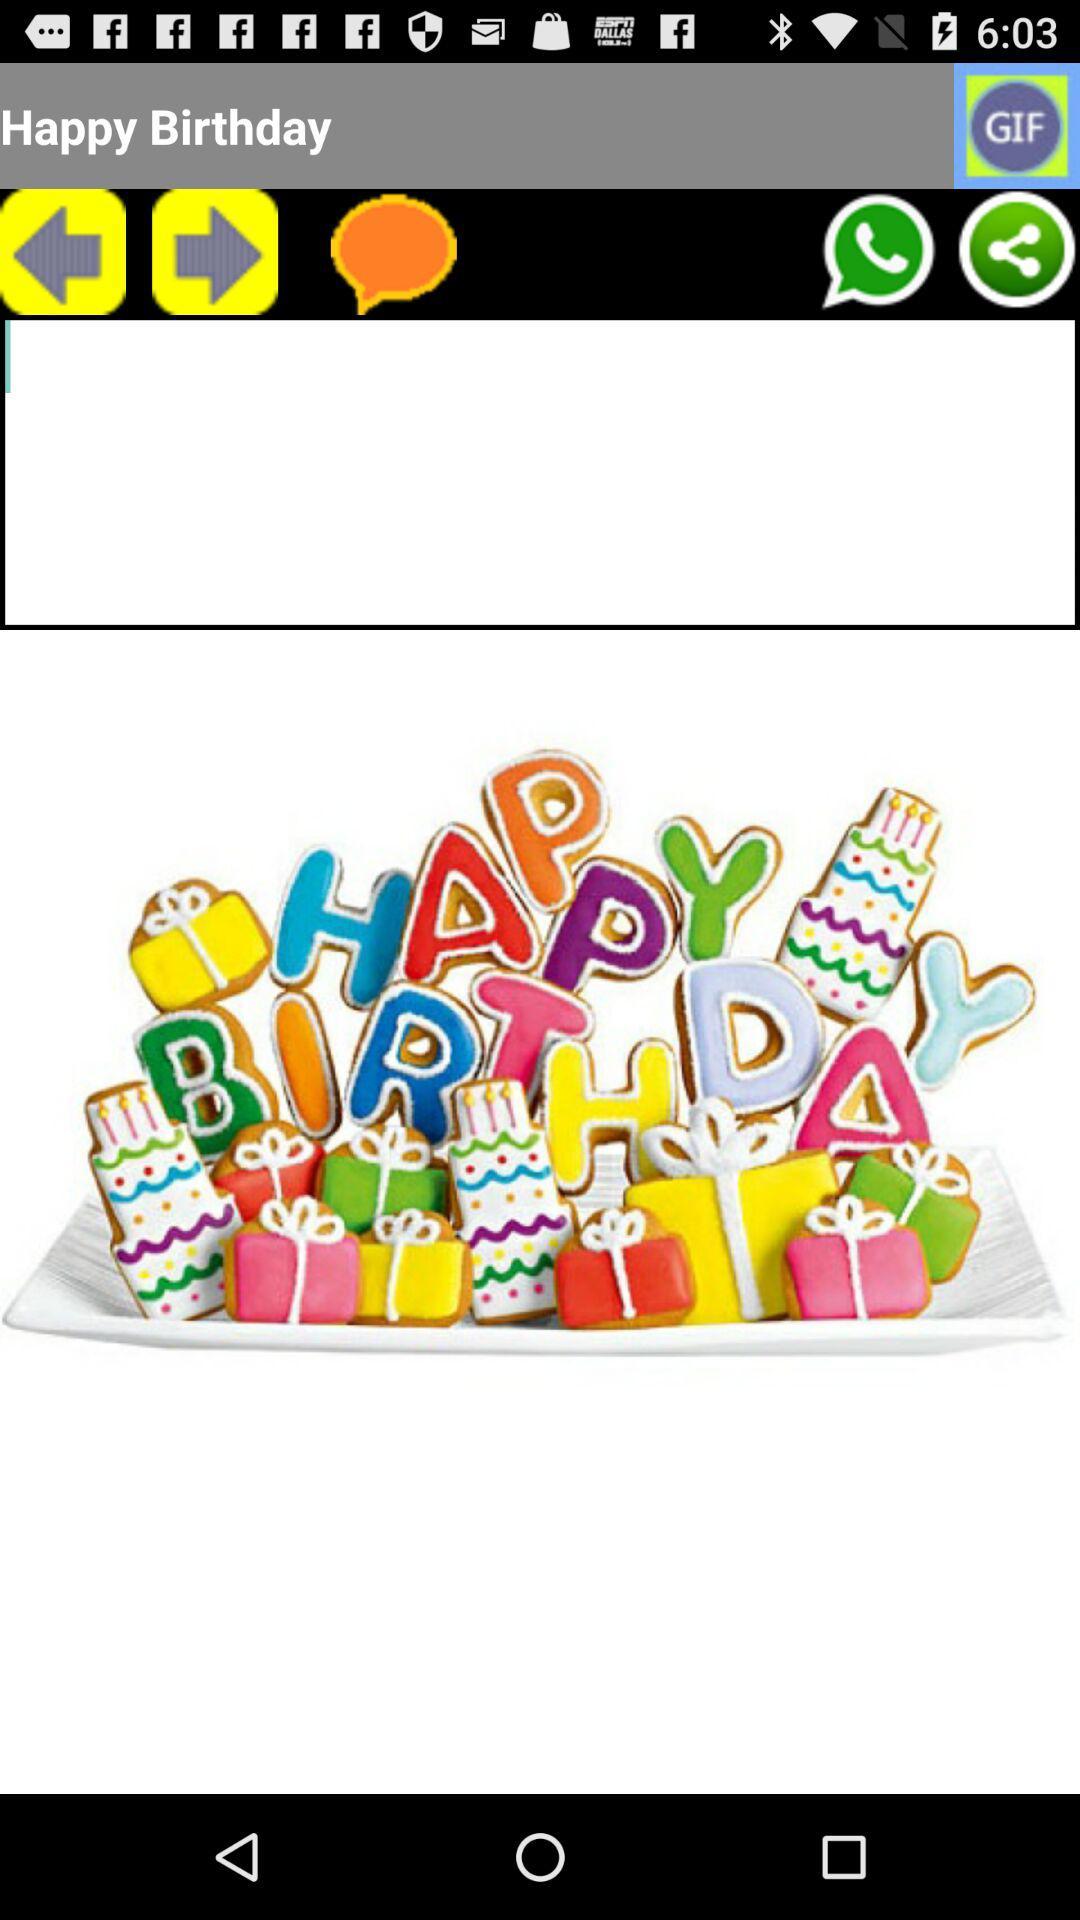 Image resolution: width=1080 pixels, height=1920 pixels. What do you see at coordinates (393, 268) in the screenshot?
I see `the chat icon` at bounding box center [393, 268].